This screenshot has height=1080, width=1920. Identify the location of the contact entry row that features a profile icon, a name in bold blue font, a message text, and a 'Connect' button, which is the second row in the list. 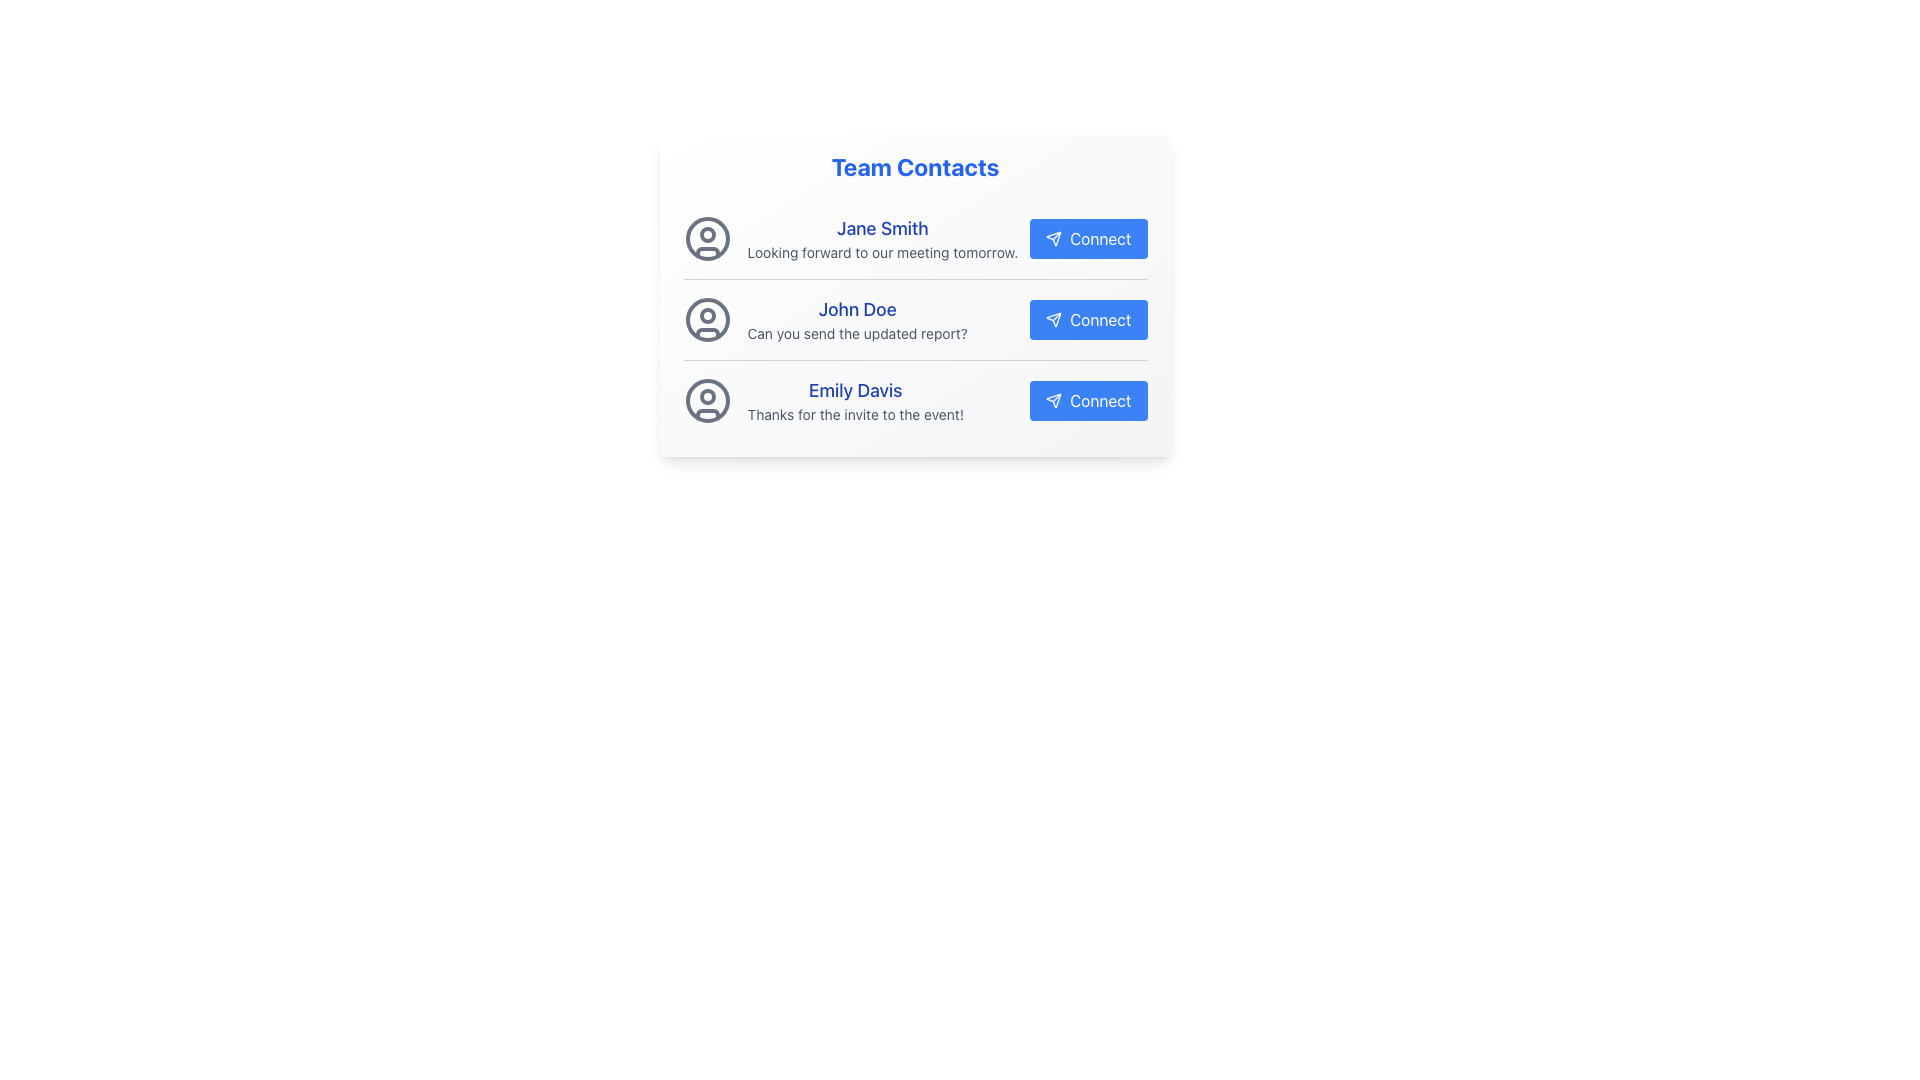
(914, 319).